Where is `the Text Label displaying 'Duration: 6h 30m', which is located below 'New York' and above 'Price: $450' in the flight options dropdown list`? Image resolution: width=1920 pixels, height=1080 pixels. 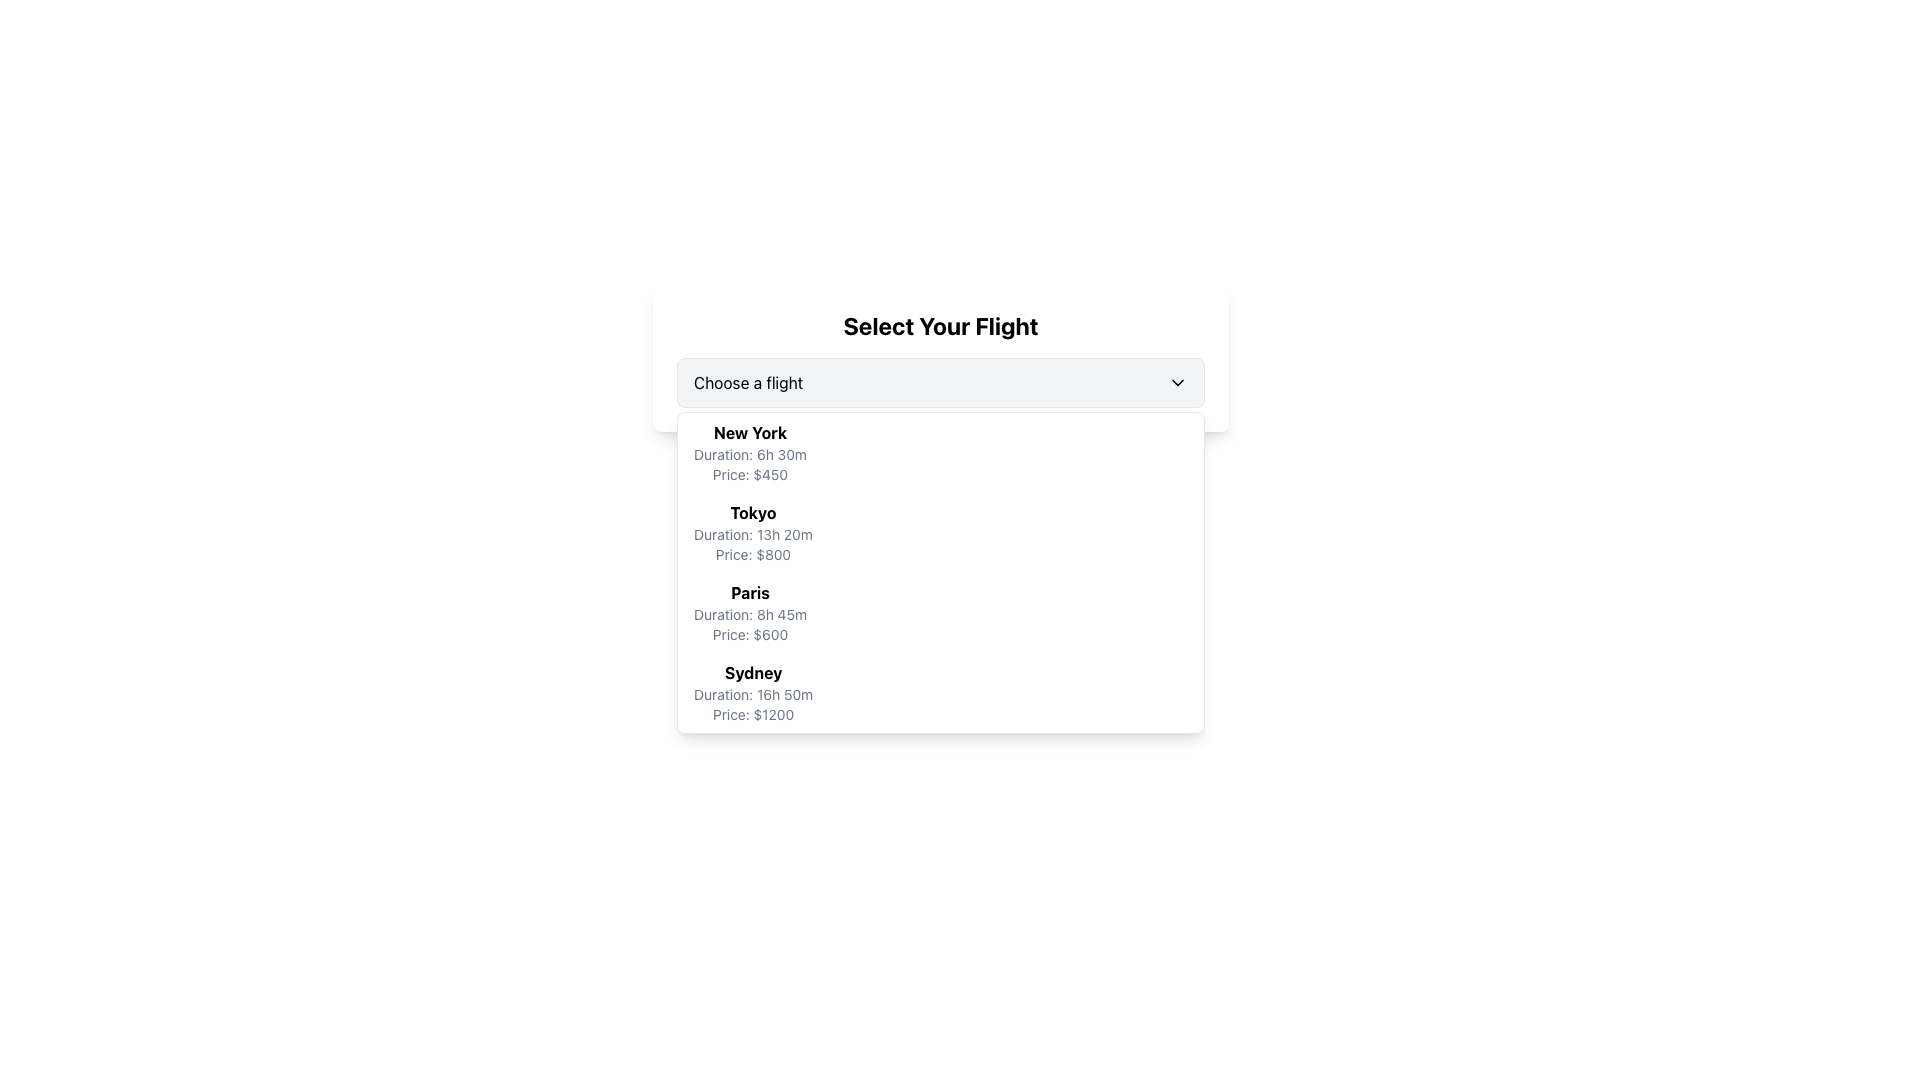 the Text Label displaying 'Duration: 6h 30m', which is located below 'New York' and above 'Price: $450' in the flight options dropdown list is located at coordinates (749, 455).